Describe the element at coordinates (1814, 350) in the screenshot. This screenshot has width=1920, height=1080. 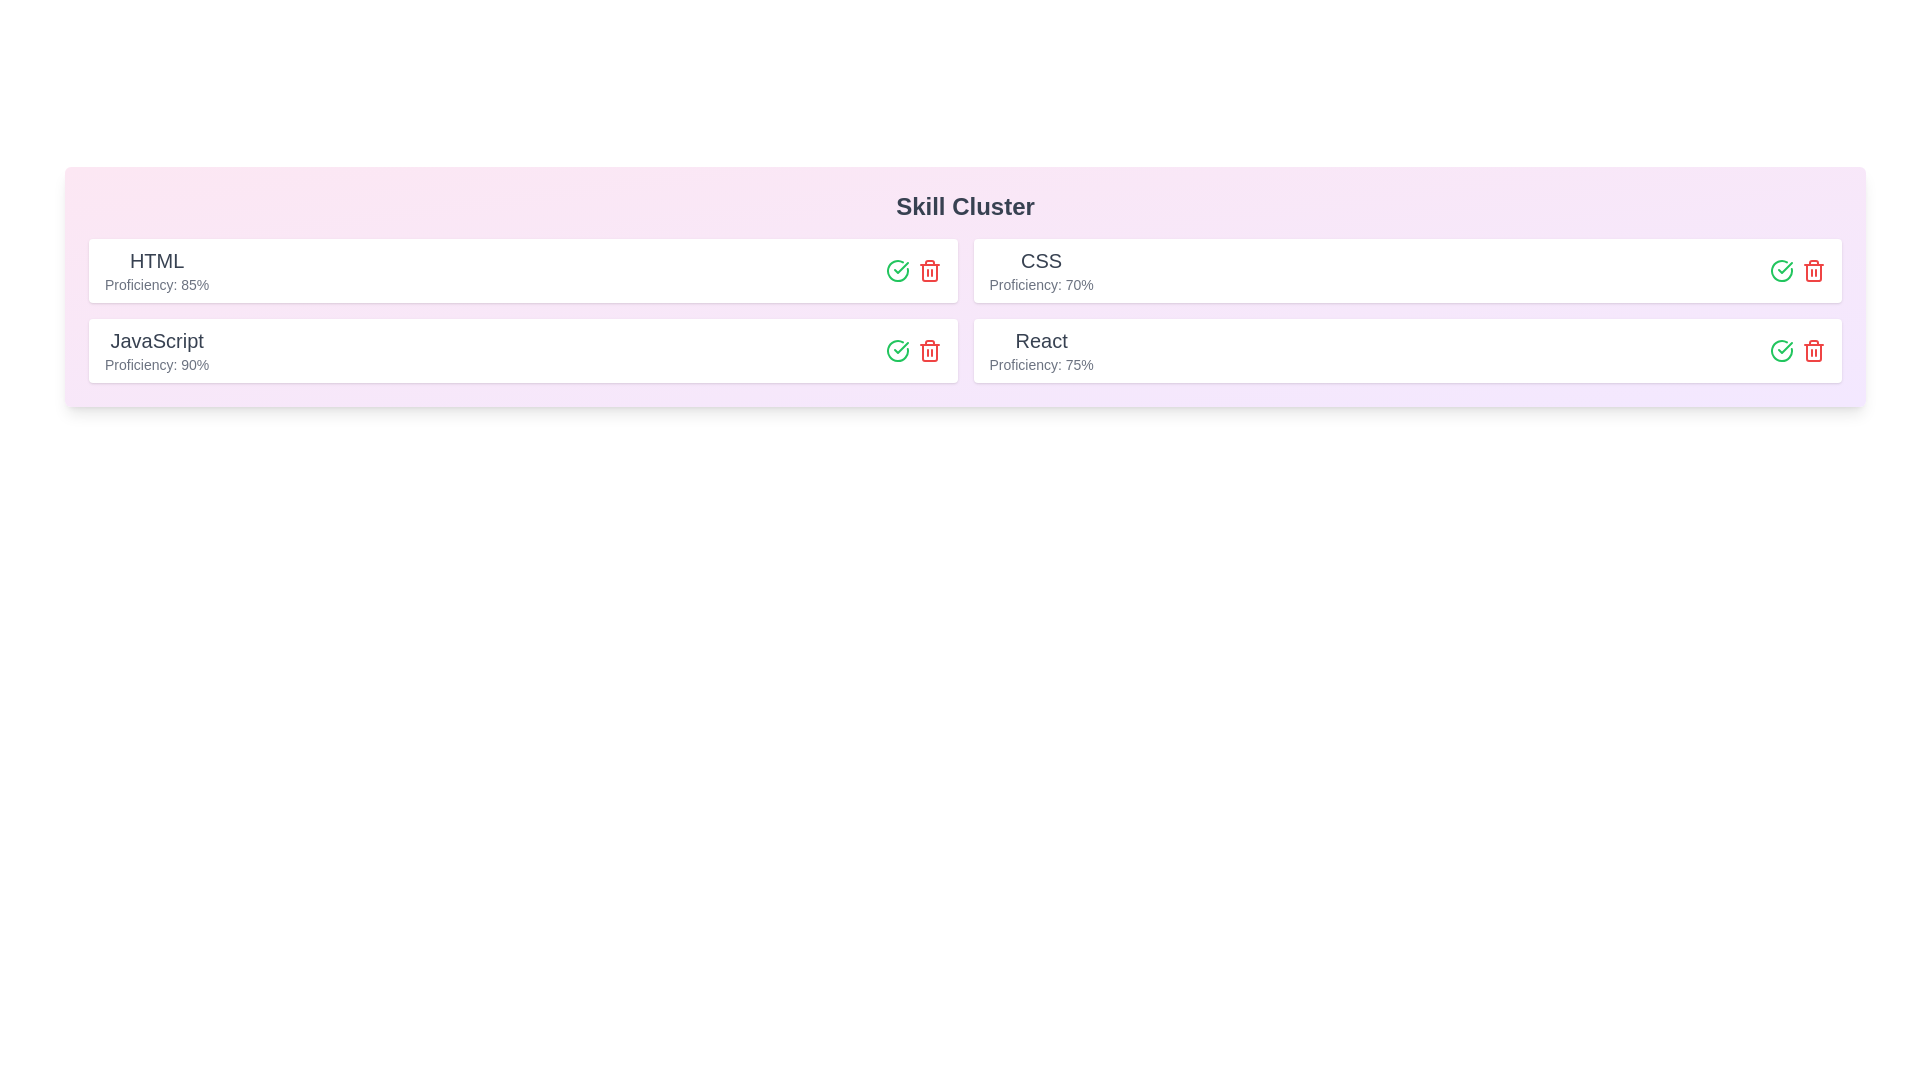
I see `remove button for the item labeled React` at that location.